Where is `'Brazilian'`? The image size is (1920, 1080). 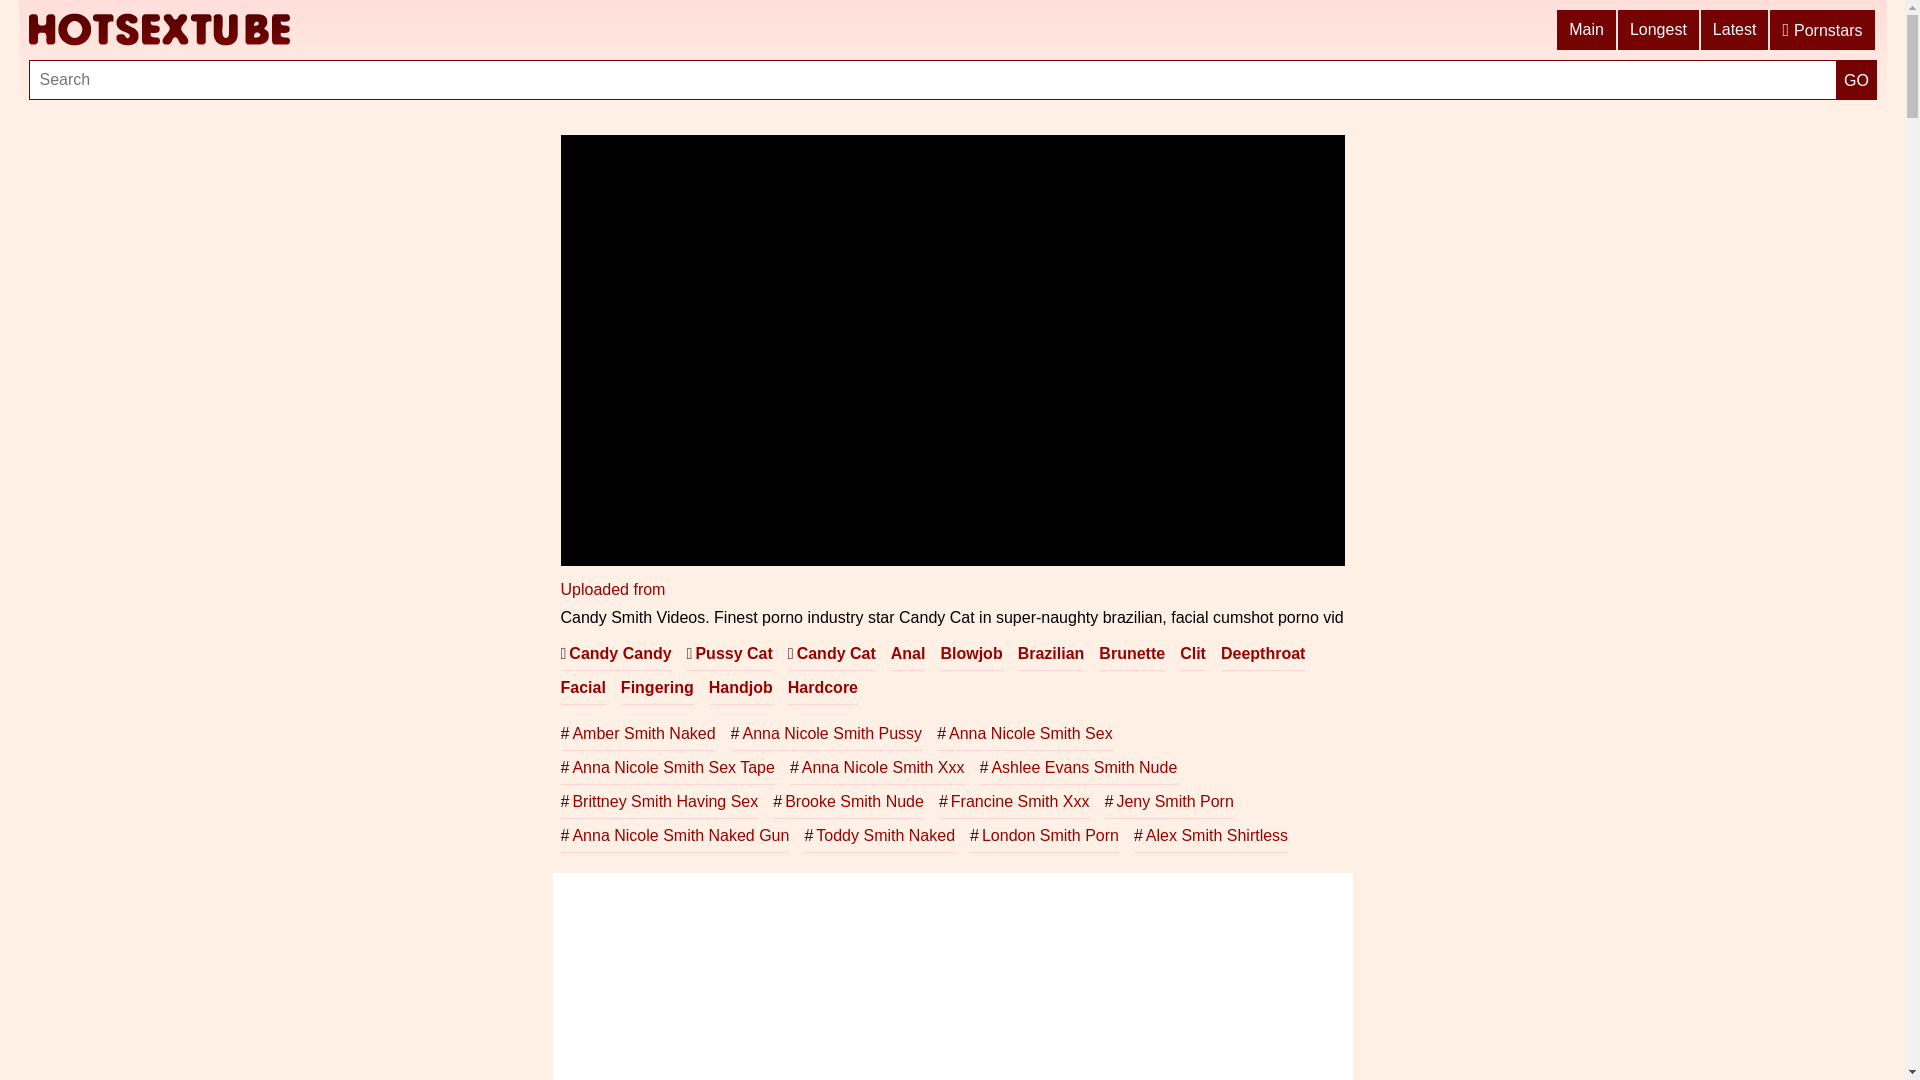
'Brazilian' is located at coordinates (1050, 654).